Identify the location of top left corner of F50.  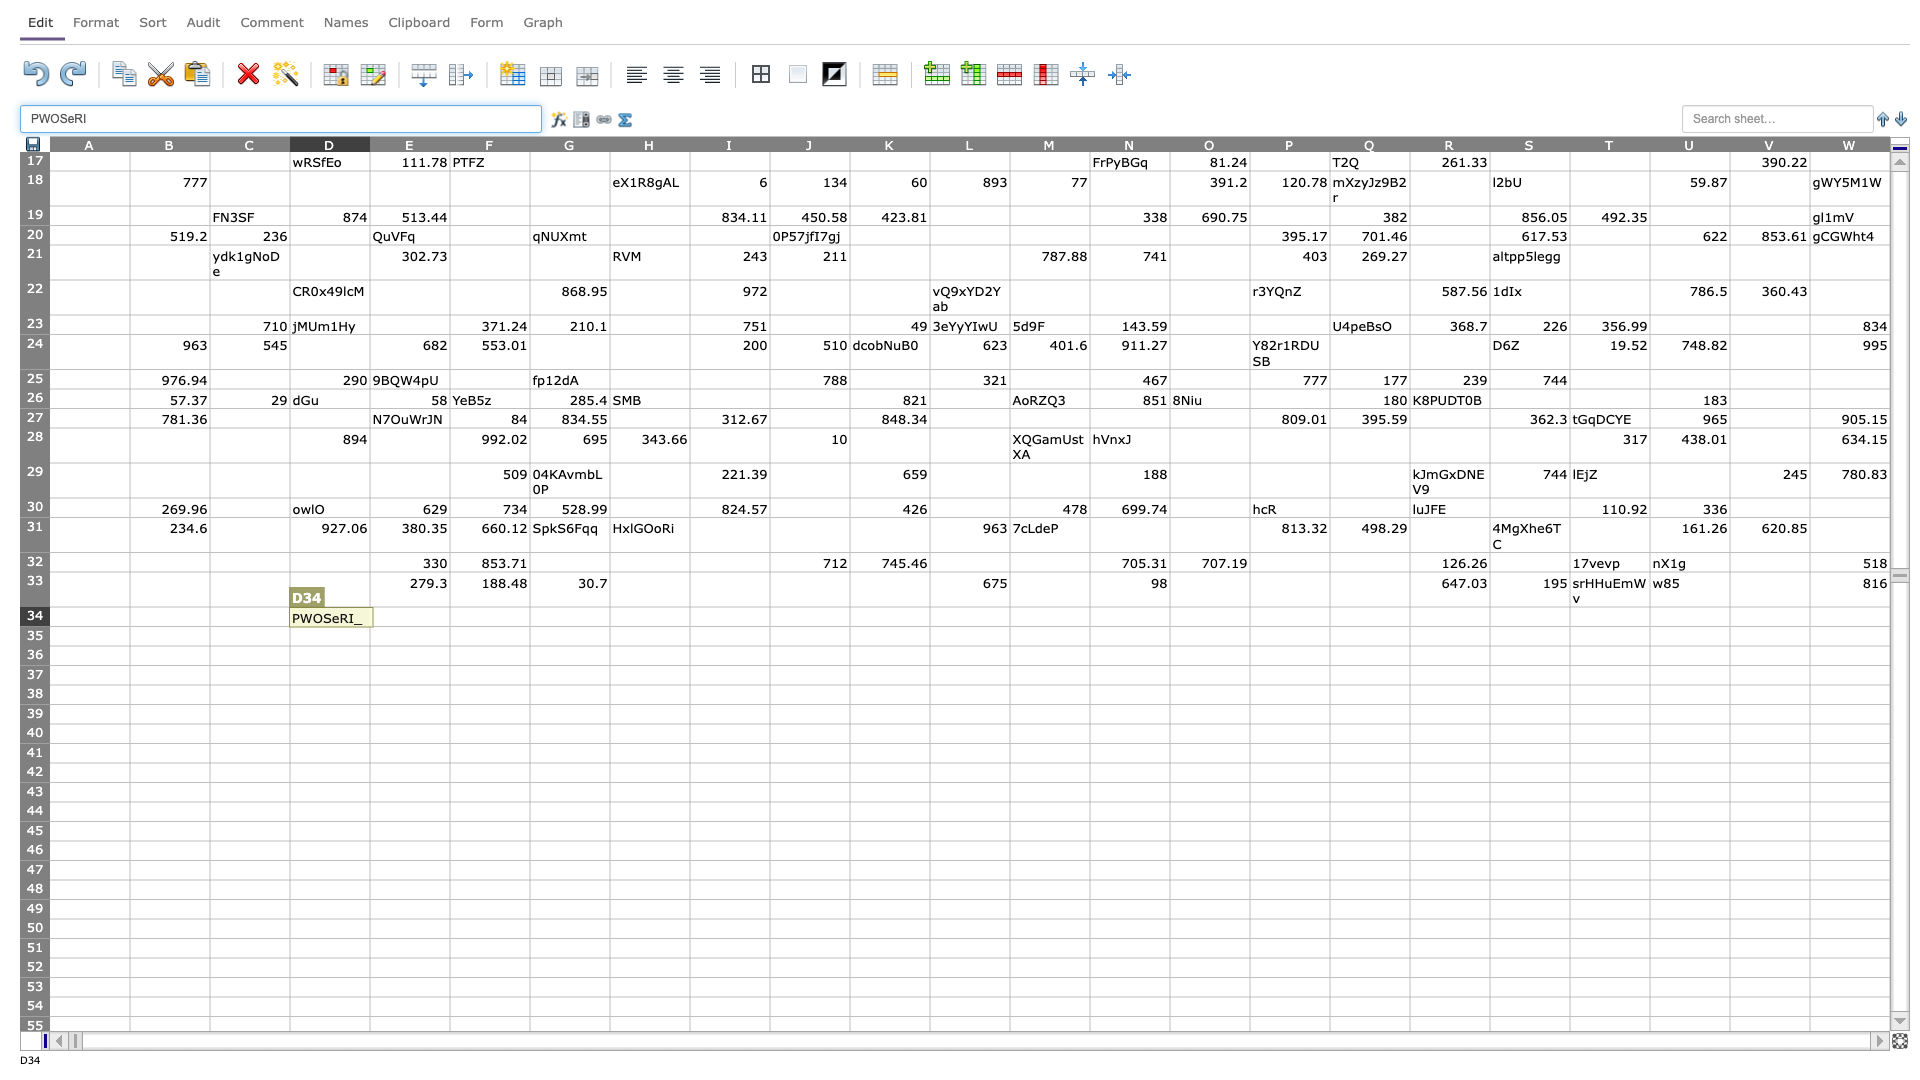
(449, 918).